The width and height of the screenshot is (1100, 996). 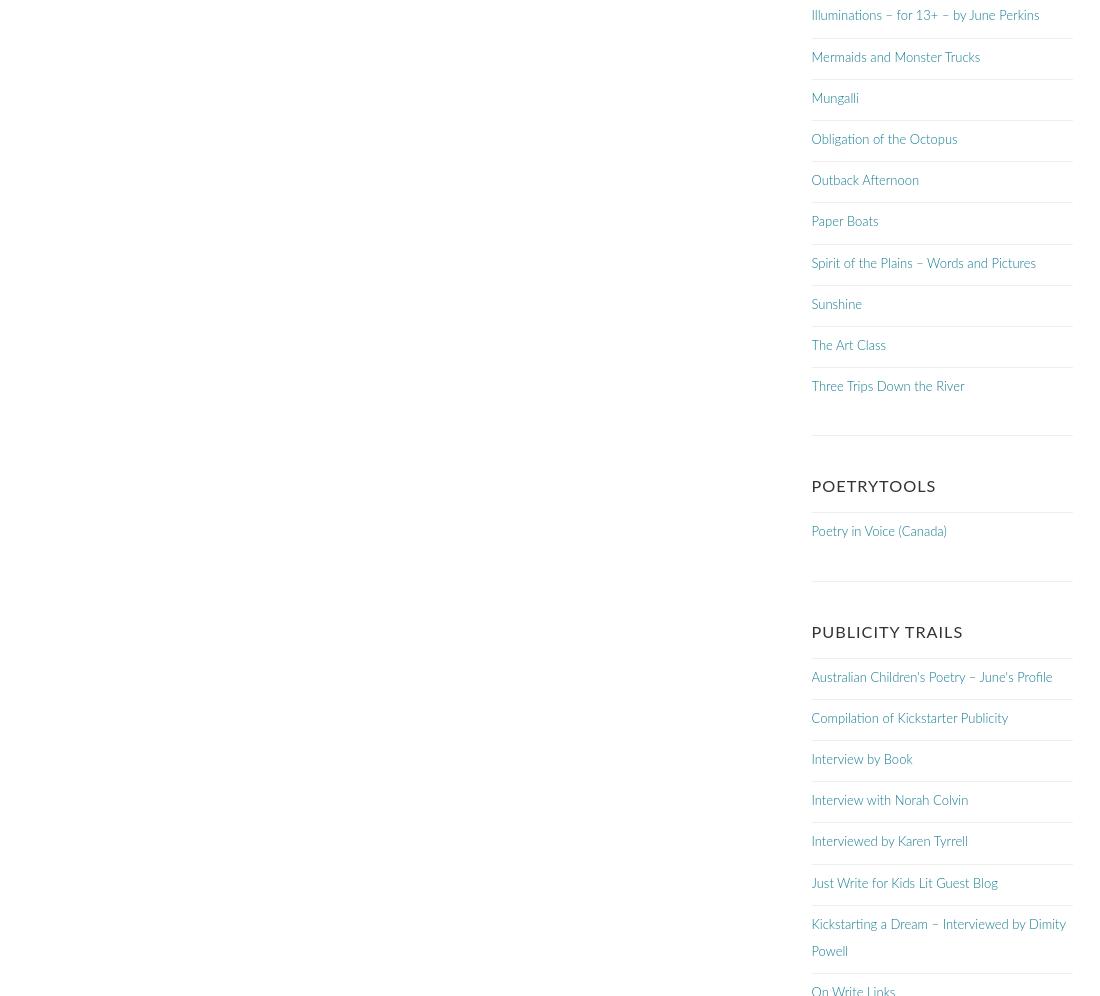 What do you see at coordinates (835, 303) in the screenshot?
I see `'Sunshine'` at bounding box center [835, 303].